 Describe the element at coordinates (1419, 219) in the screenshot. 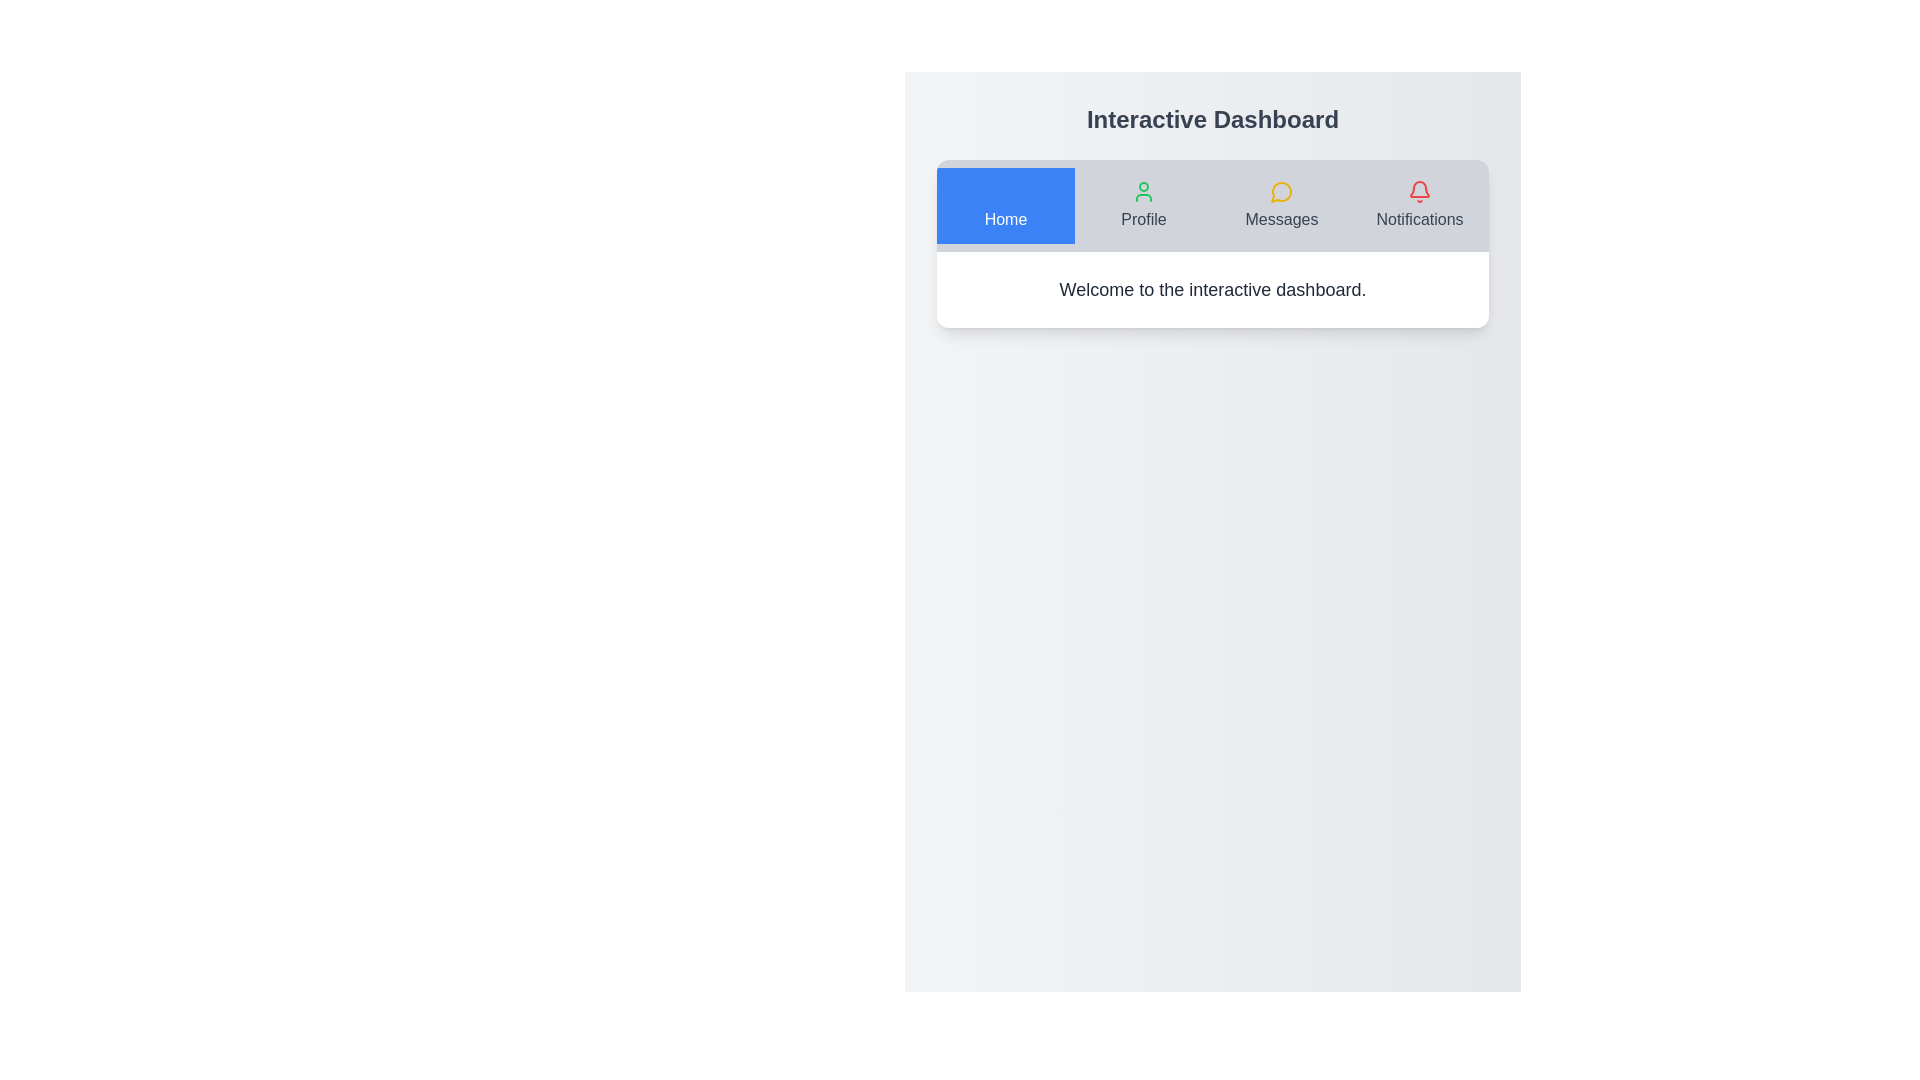

I see `the 'Notifications' text label located at the rightmost section of the navigation header, directly below the bell icon` at that location.